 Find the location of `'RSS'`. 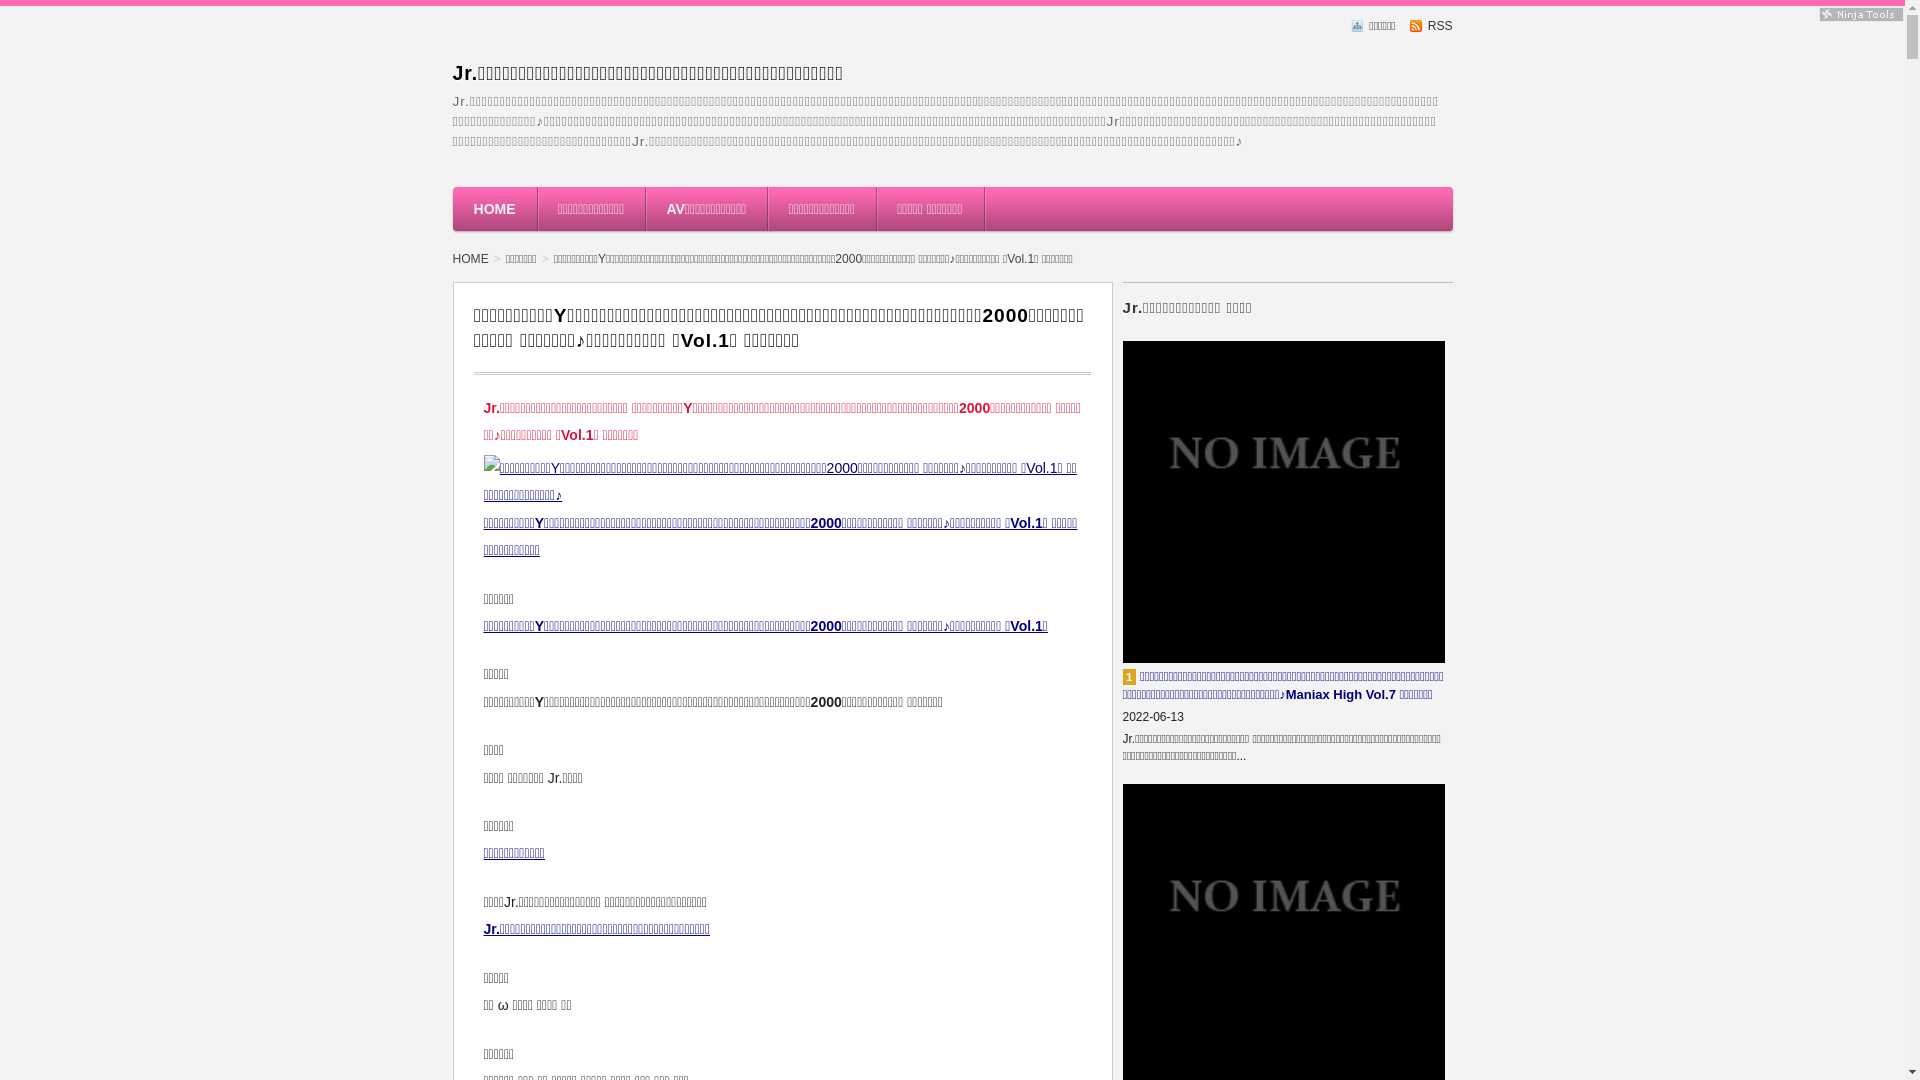

'RSS' is located at coordinates (1409, 26).